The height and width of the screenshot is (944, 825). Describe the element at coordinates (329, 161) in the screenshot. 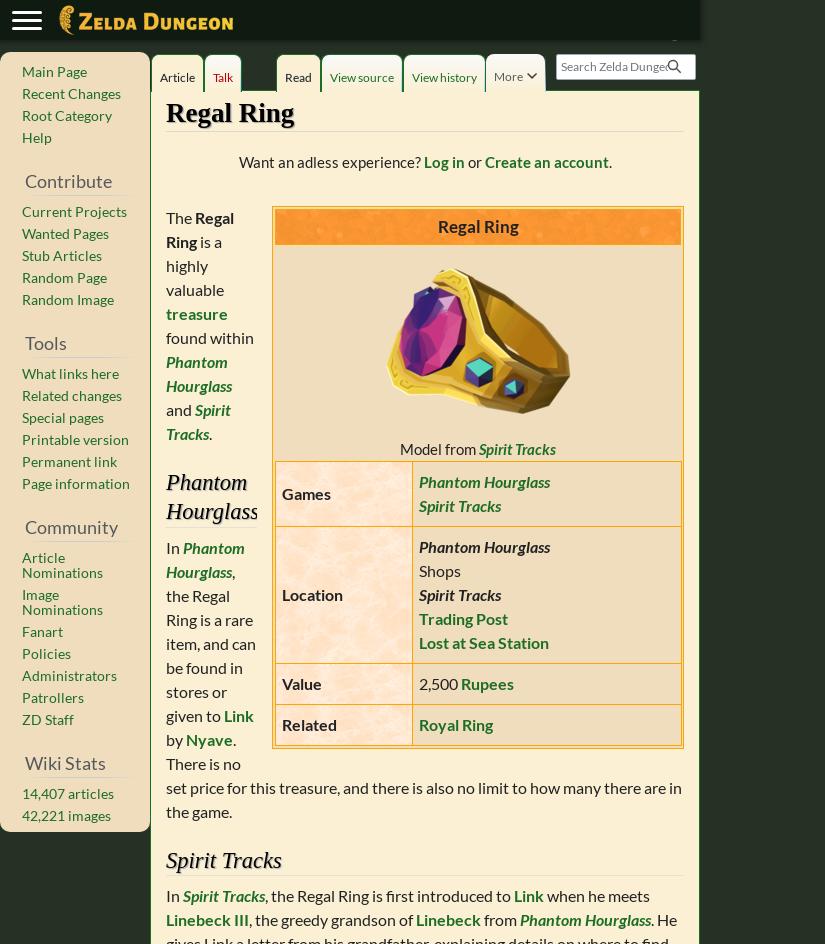

I see `'Want an adless experience?'` at that location.